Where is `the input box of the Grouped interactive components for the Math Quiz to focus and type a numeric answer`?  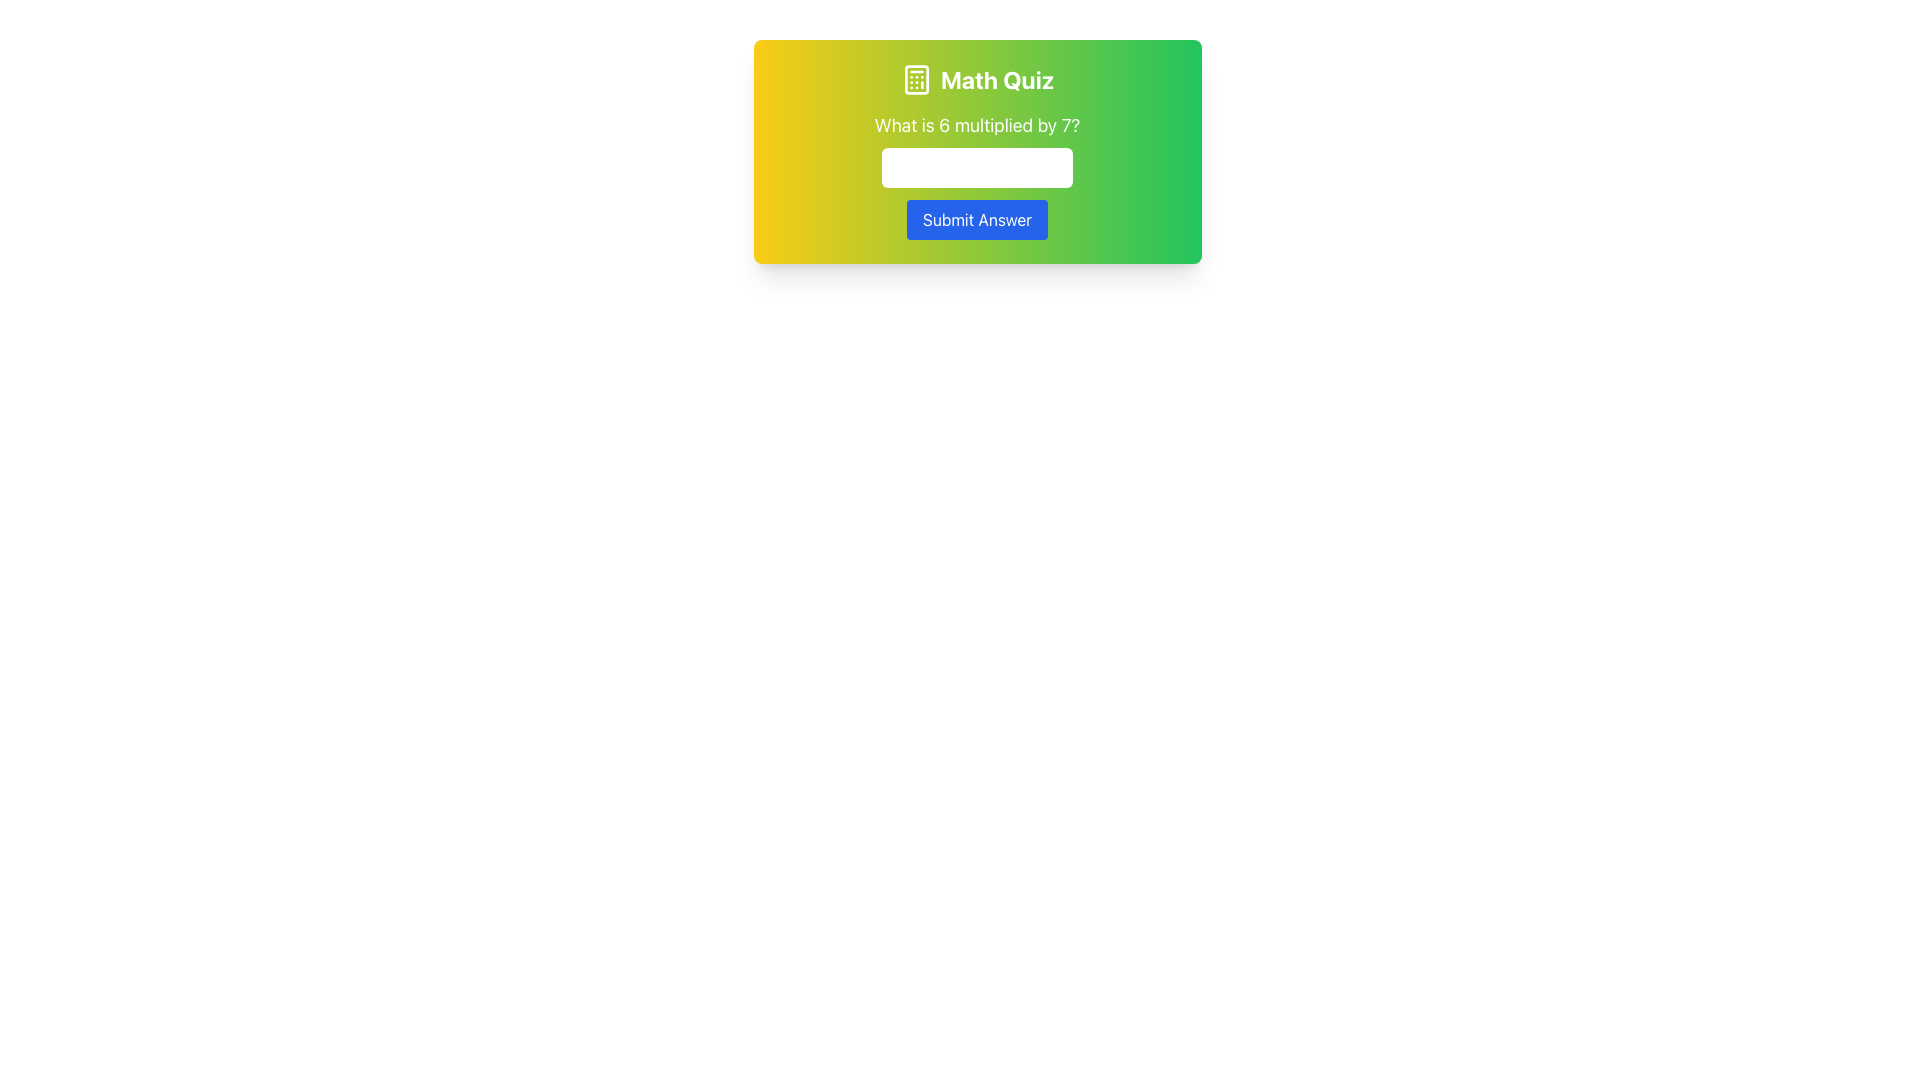
the input box of the Grouped interactive components for the Math Quiz to focus and type a numeric answer is located at coordinates (977, 175).